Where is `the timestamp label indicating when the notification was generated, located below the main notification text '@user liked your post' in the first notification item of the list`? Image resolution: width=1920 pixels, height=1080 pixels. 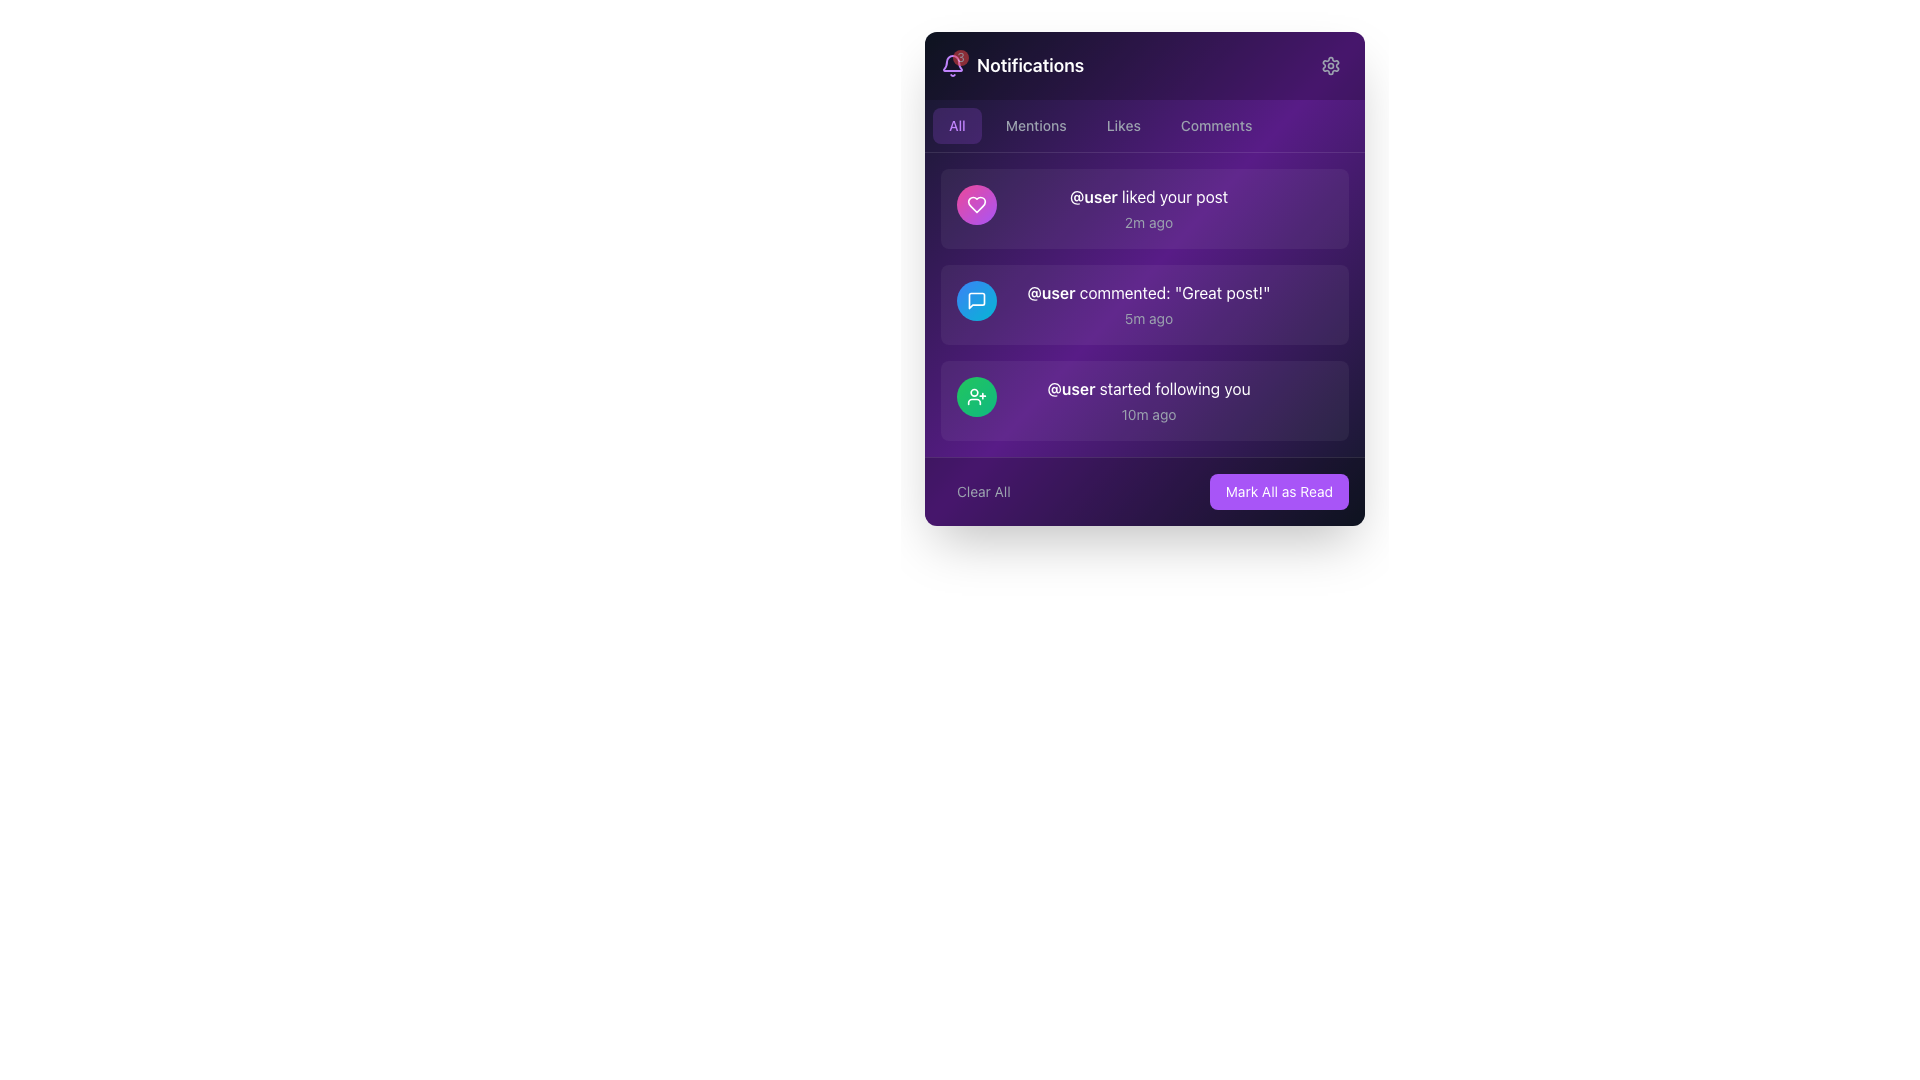 the timestamp label indicating when the notification was generated, located below the main notification text '@user liked your post' in the first notification item of the list is located at coordinates (1148, 223).